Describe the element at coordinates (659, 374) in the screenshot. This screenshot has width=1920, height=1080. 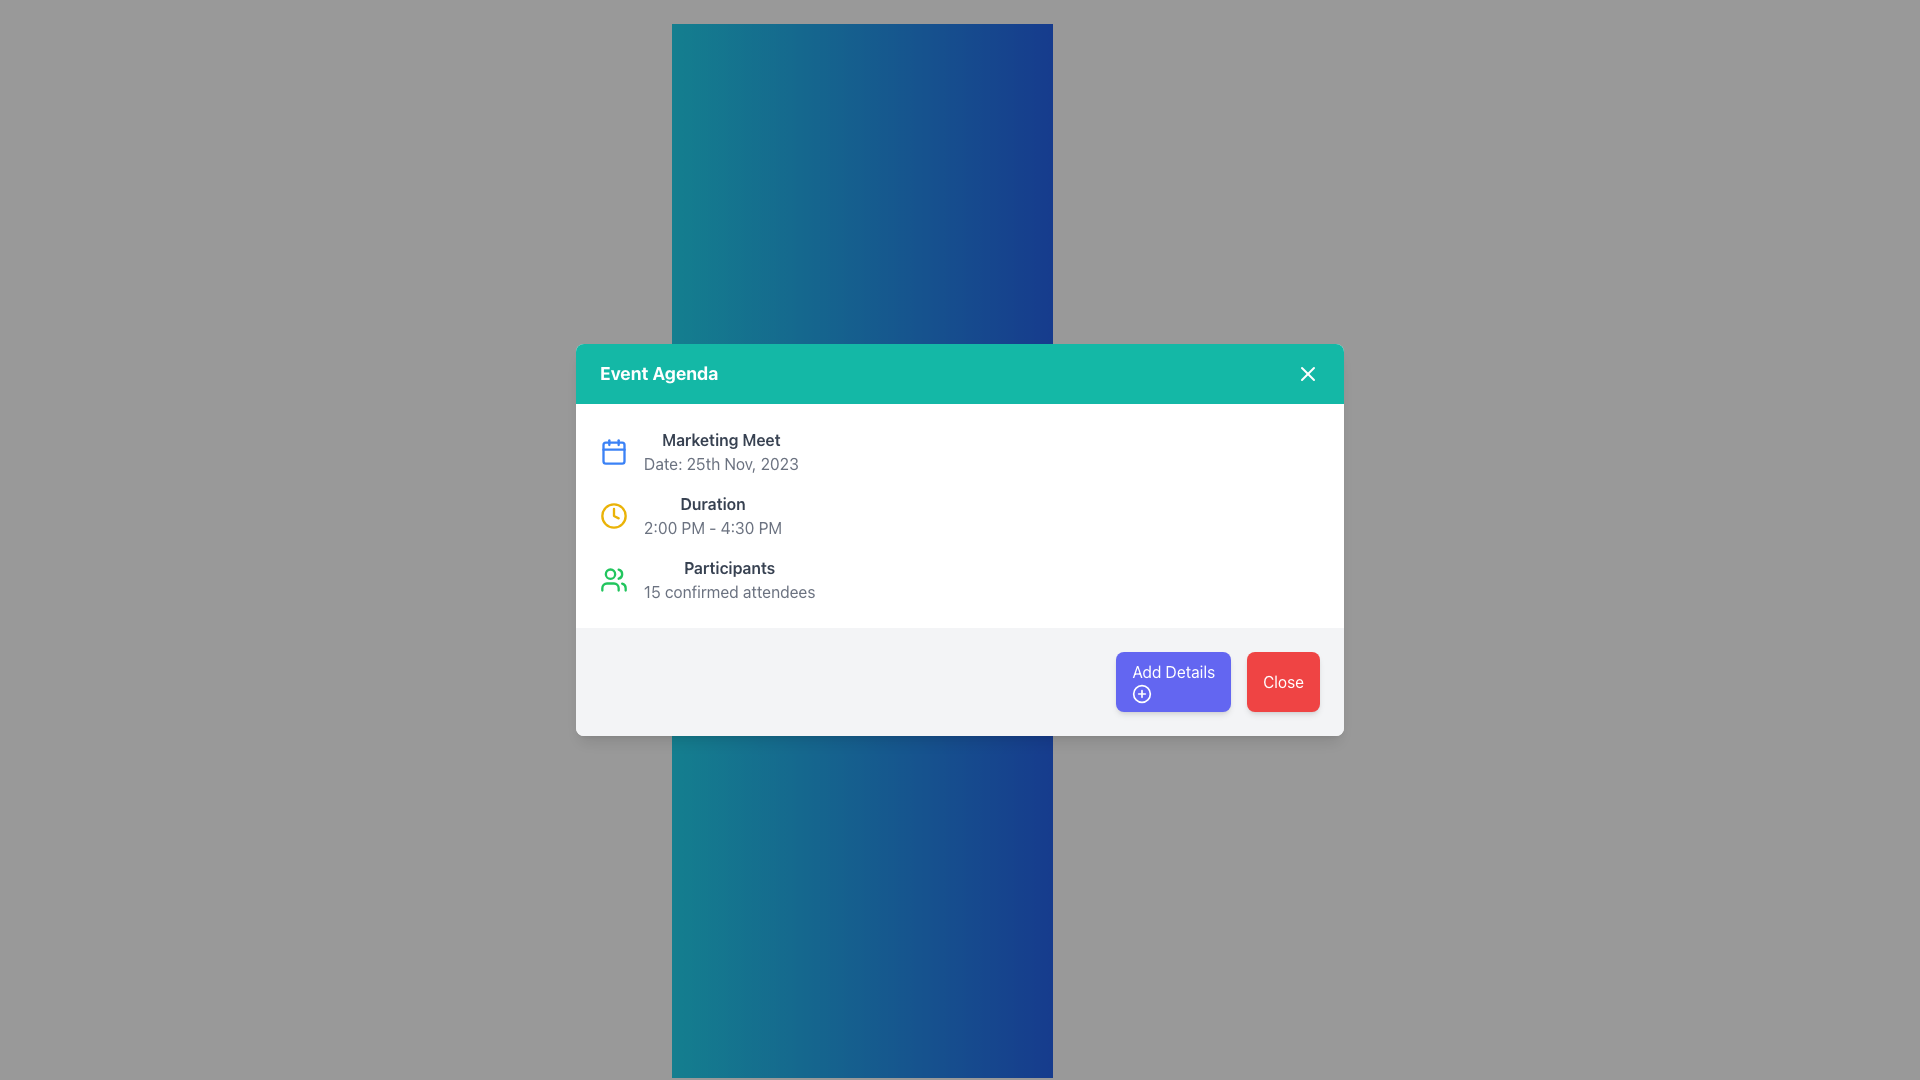
I see `the Text Label indicating 'Event Agenda' located in the header section of the modal interface, which is aligned to the left within the teal-colored header bar` at that location.